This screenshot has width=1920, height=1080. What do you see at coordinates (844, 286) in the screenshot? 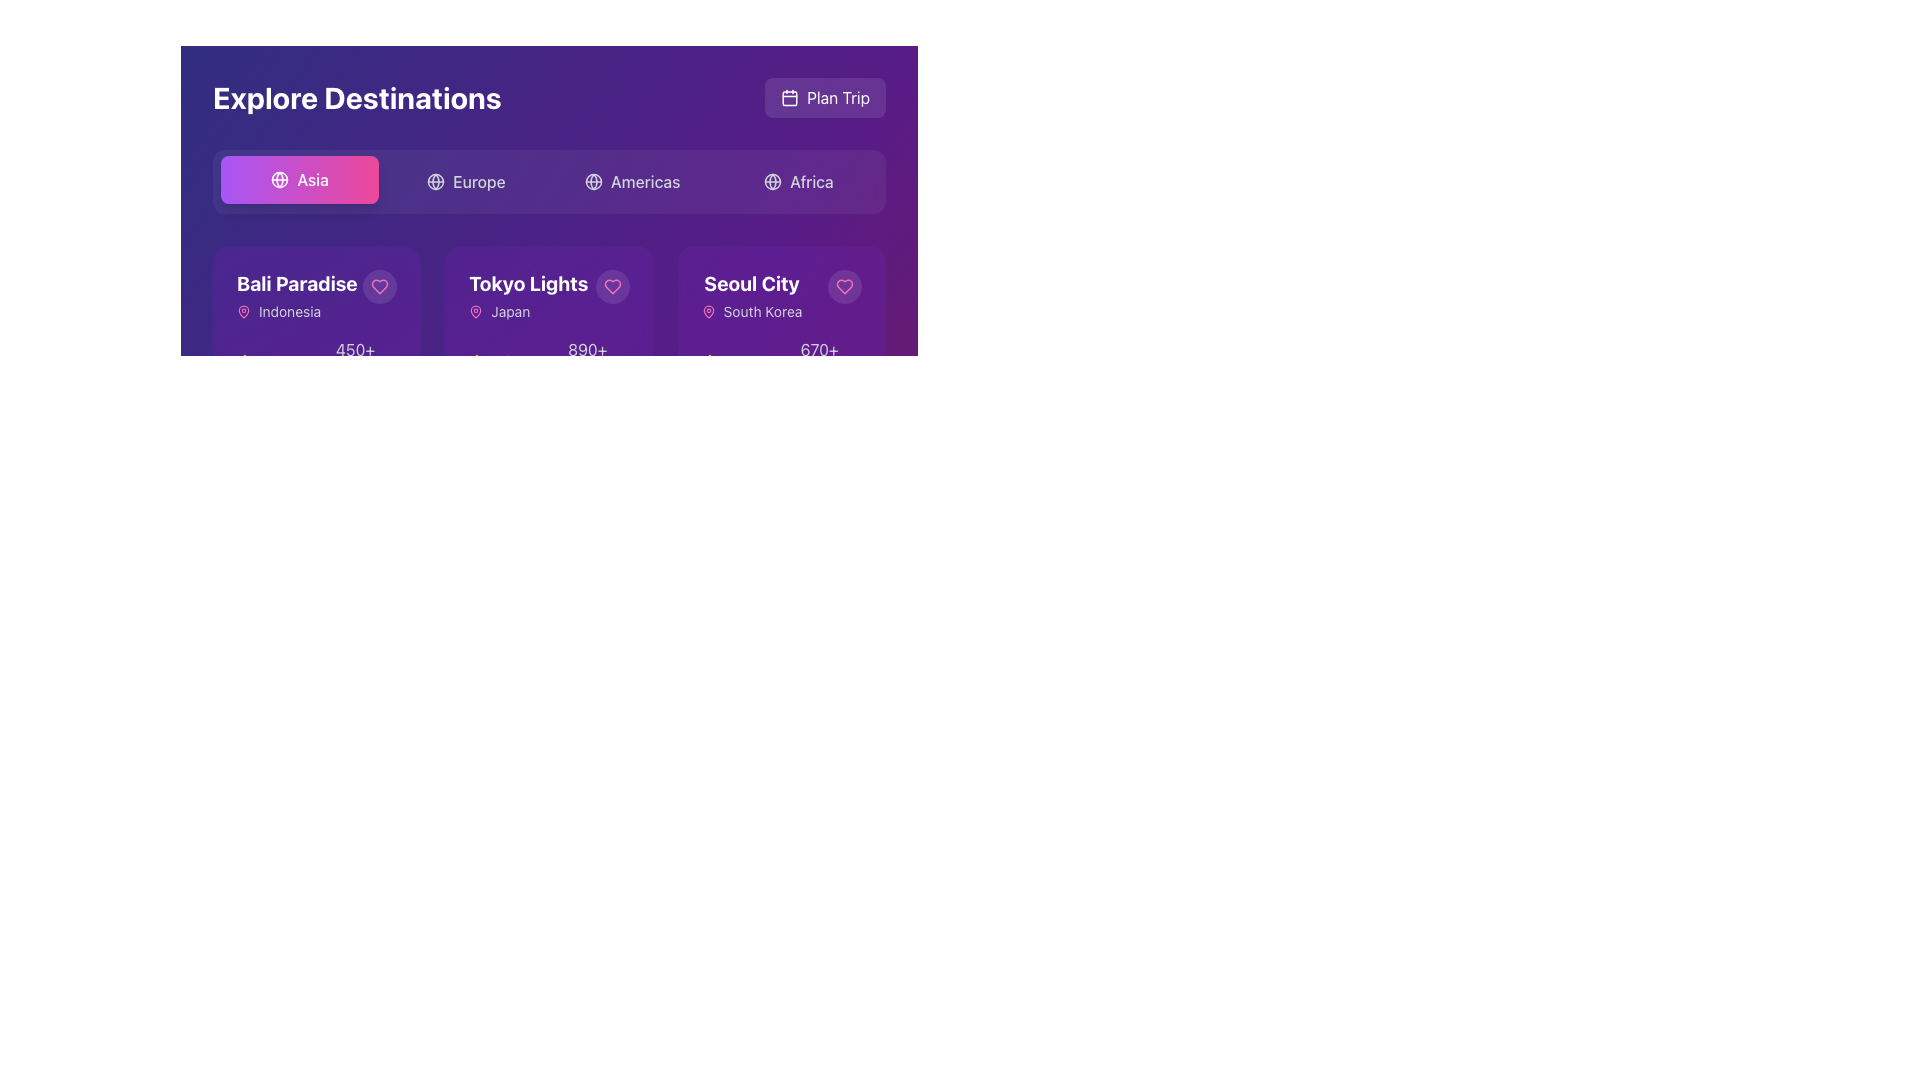
I see `the heart icon button located in the upper-right corner of the 'Seoul City' card to mark it as a favorite` at bounding box center [844, 286].